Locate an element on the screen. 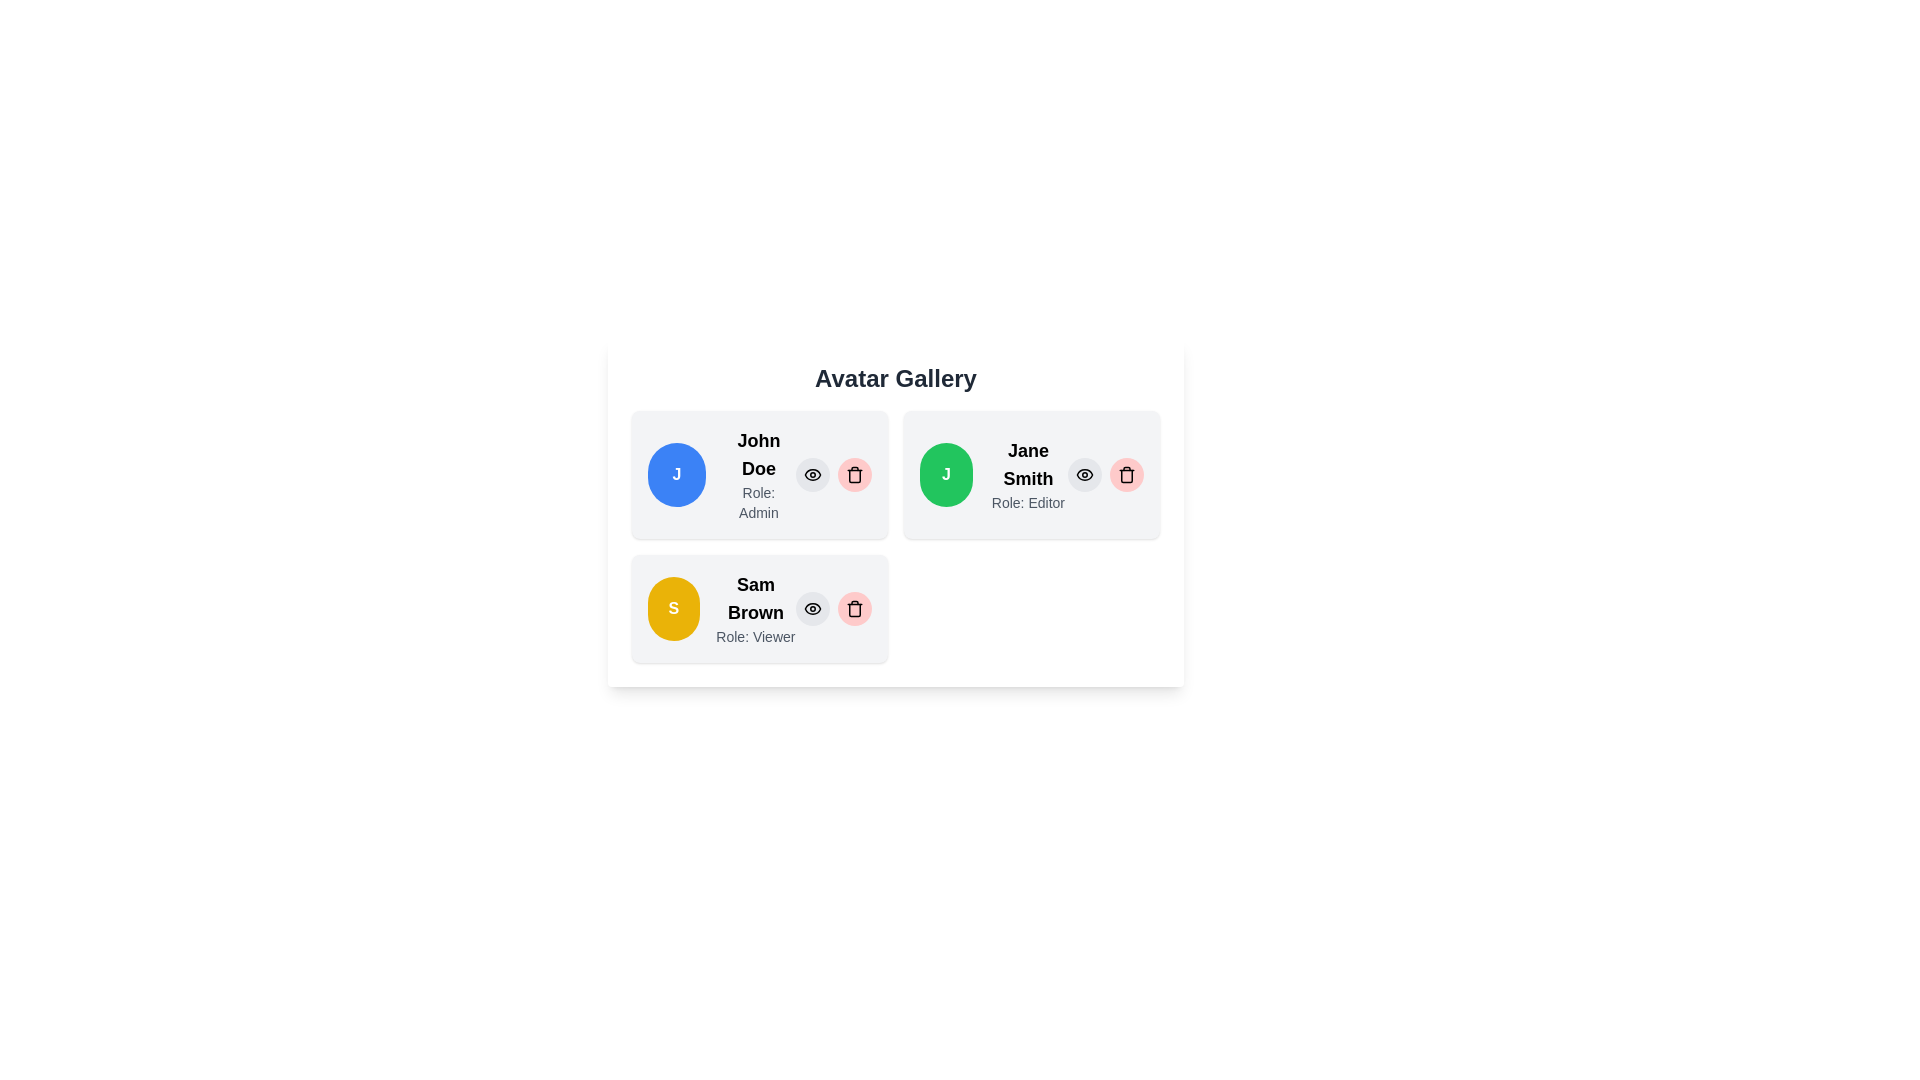  the eye button in the button group on the right side of John Doe's user card is located at coordinates (834, 474).